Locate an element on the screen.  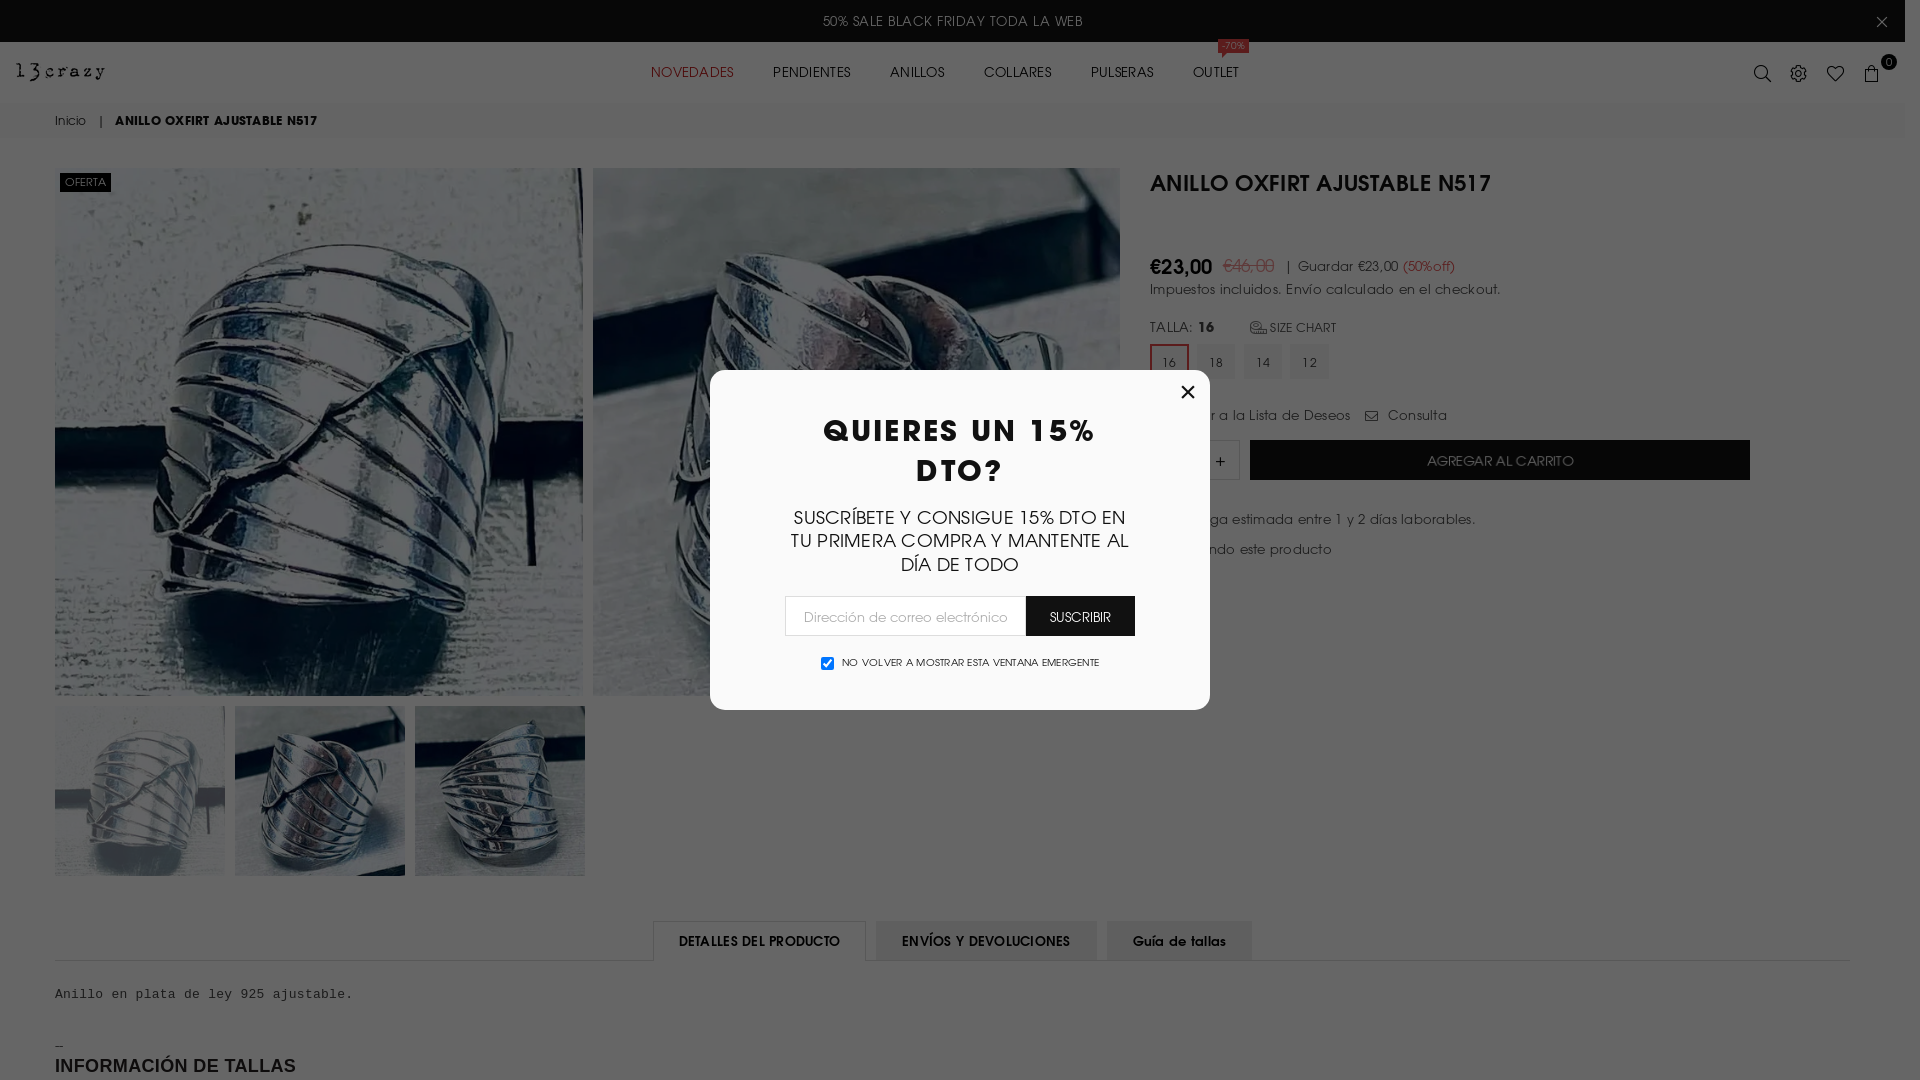
'Consulta' is located at coordinates (1405, 414).